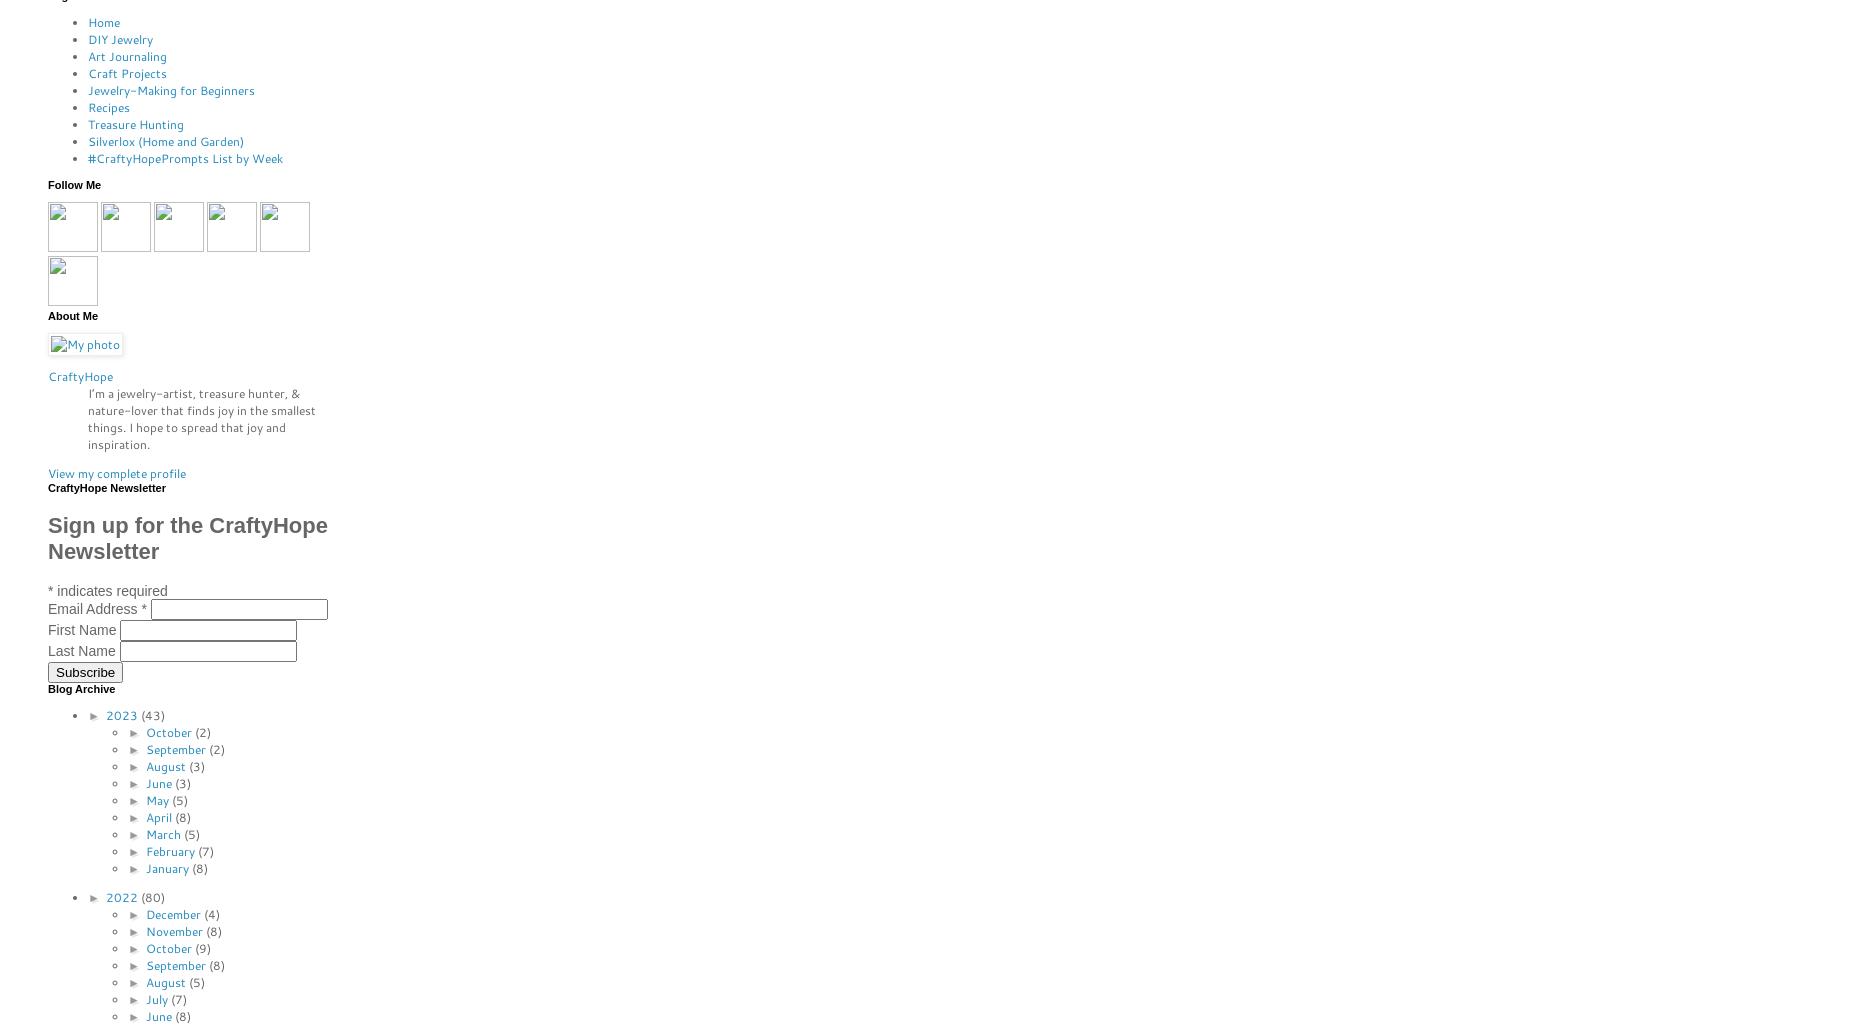 This screenshot has height=1025, width=1858. What do you see at coordinates (167, 867) in the screenshot?
I see `'January'` at bounding box center [167, 867].